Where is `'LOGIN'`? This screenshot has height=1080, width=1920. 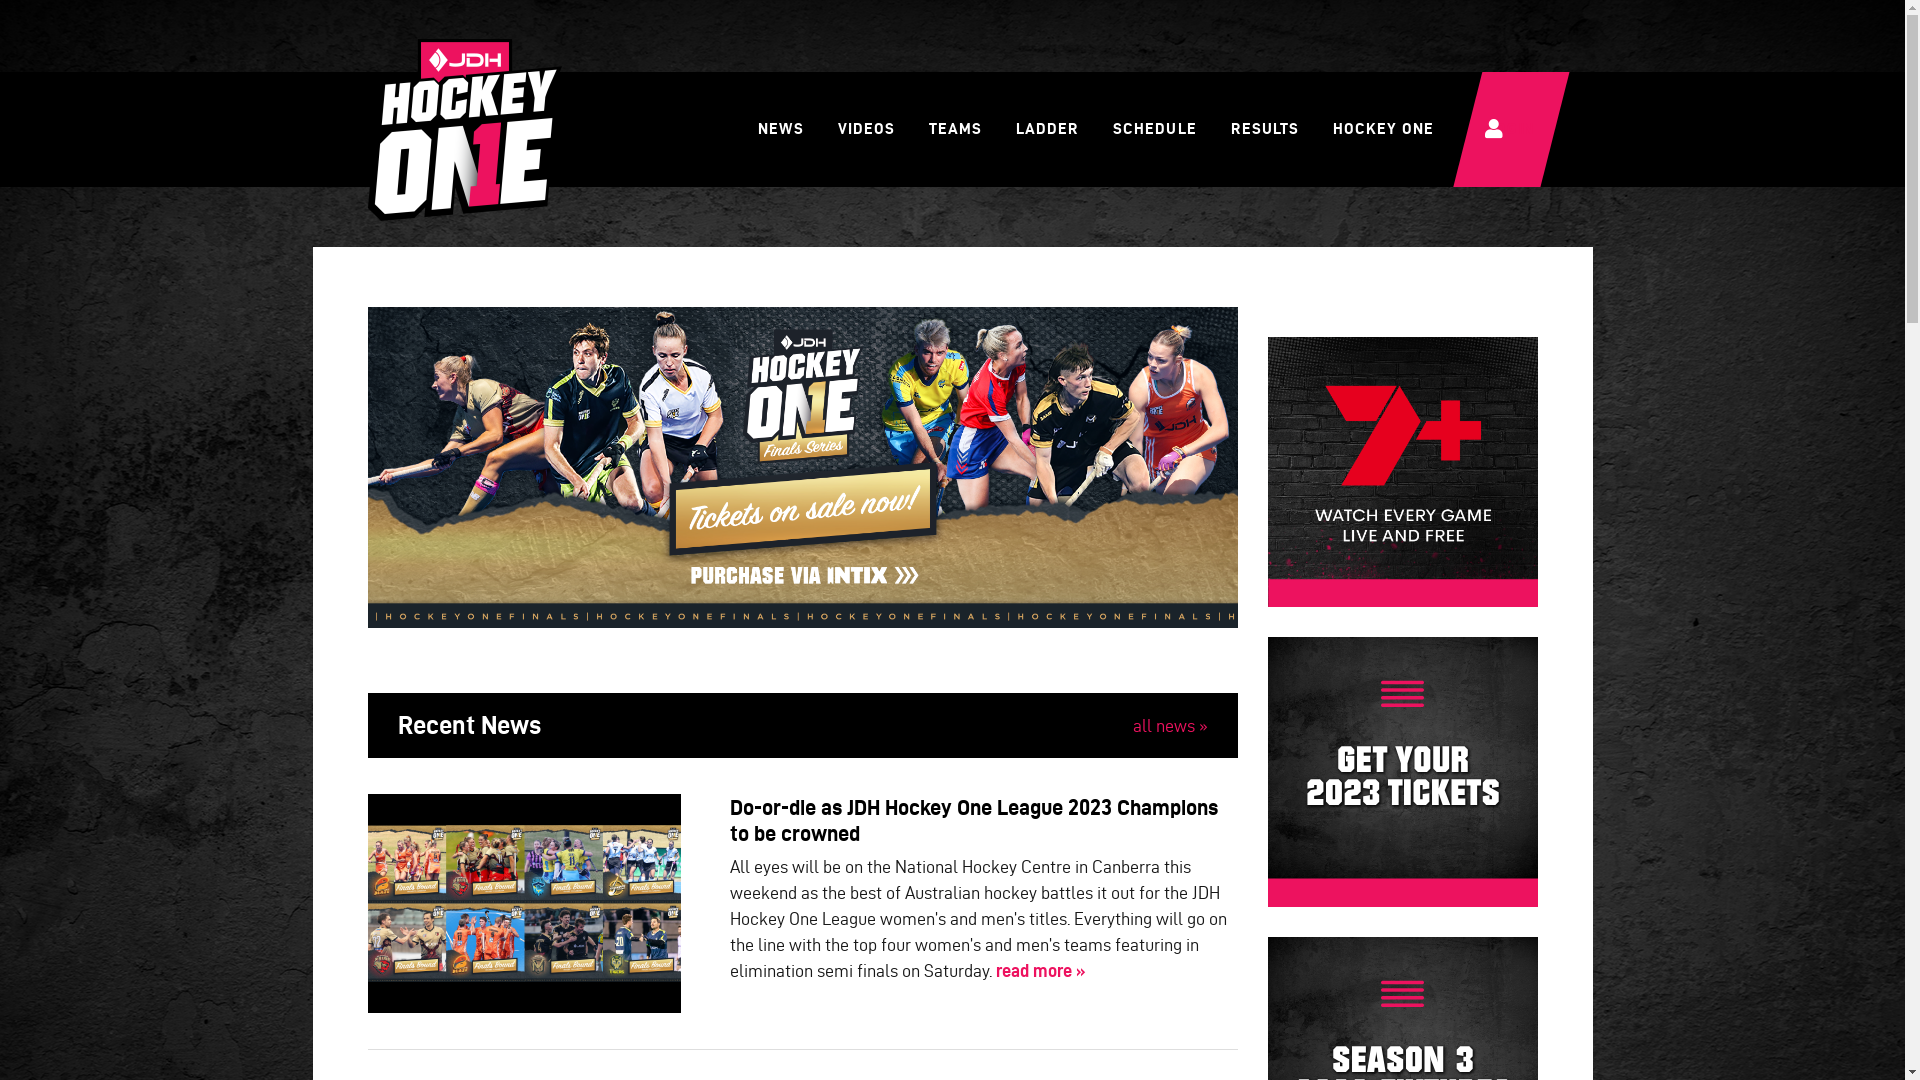 'LOGIN' is located at coordinates (1511, 129).